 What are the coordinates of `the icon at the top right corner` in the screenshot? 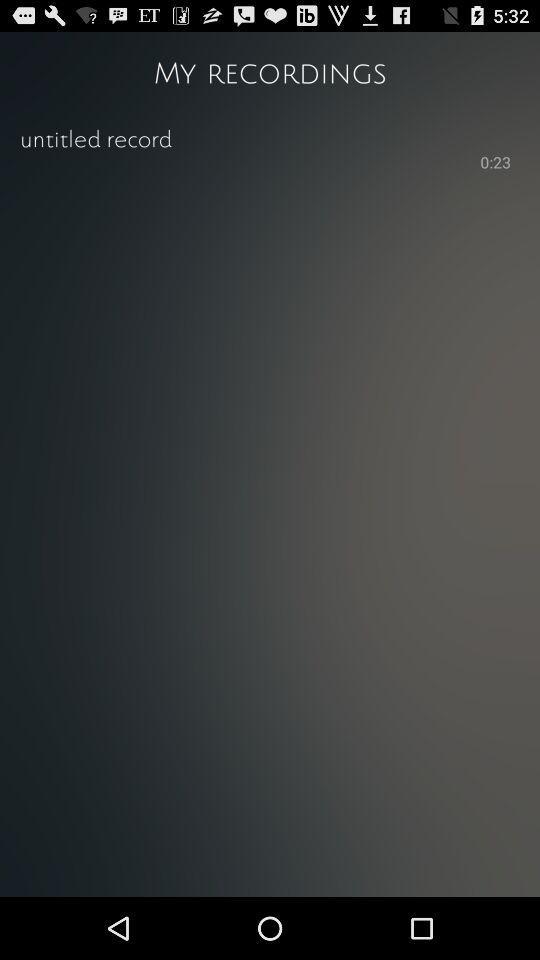 It's located at (494, 163).